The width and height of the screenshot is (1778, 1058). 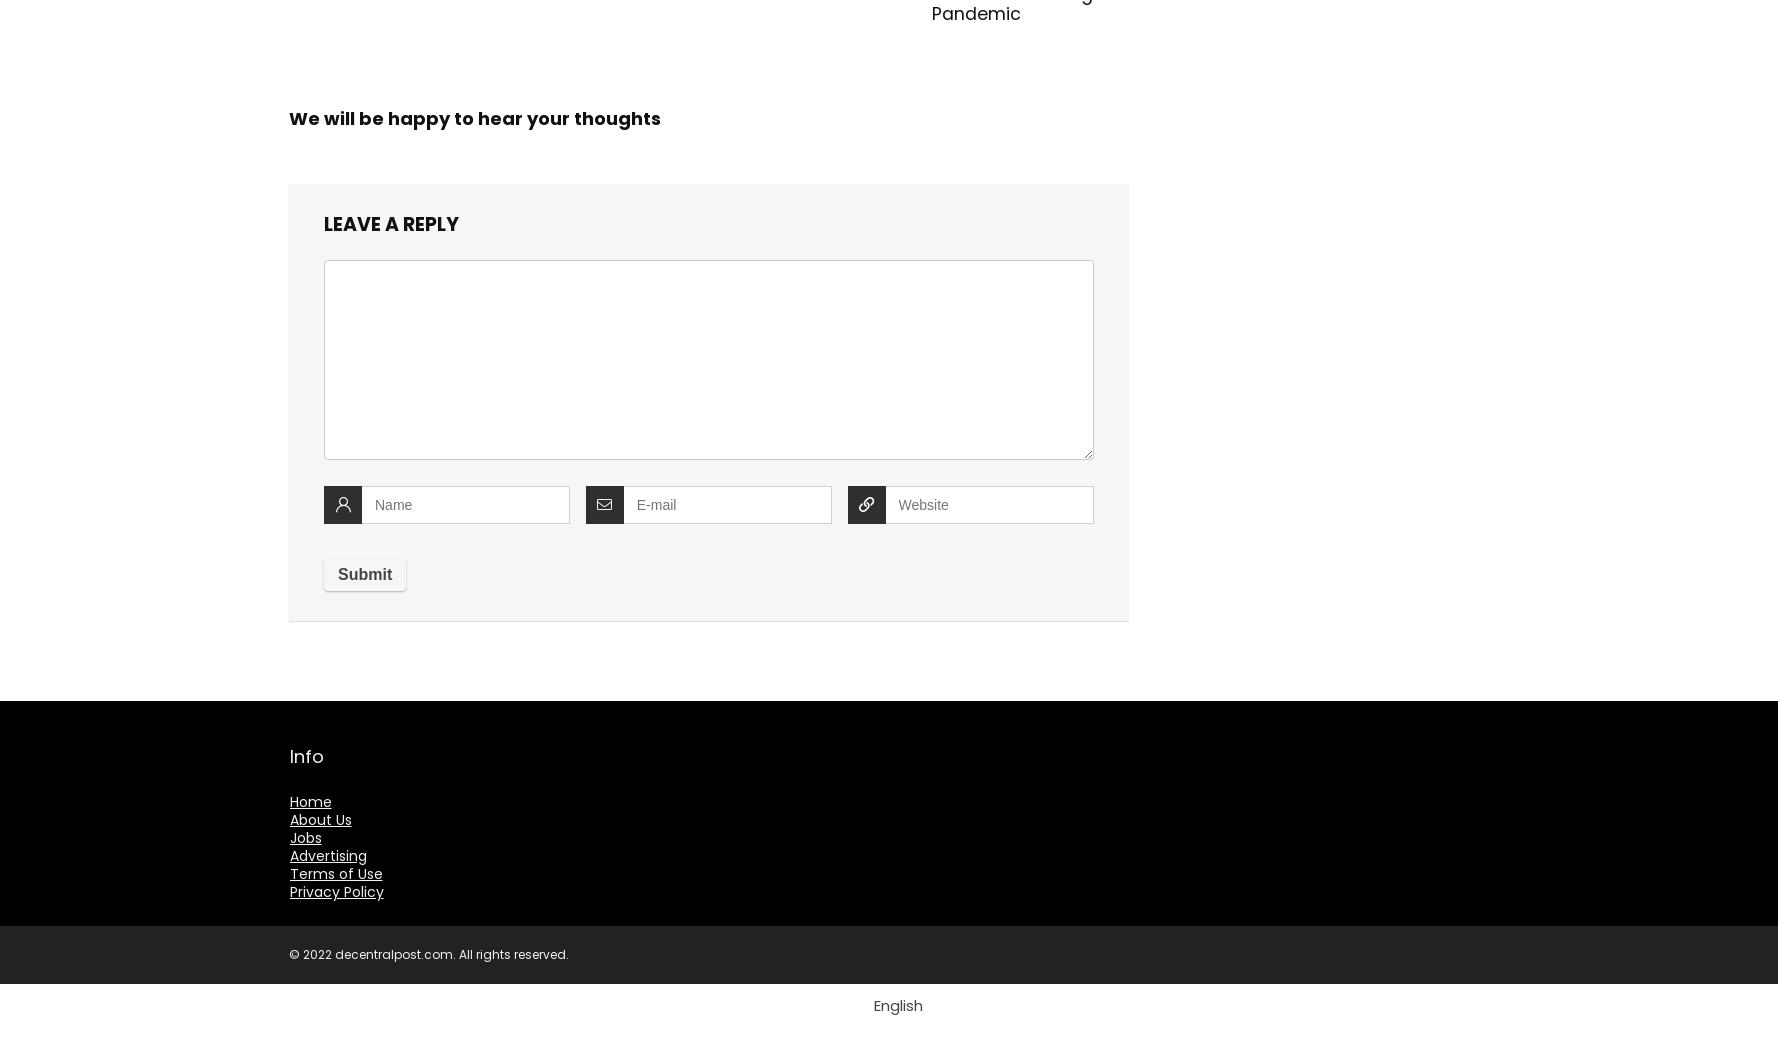 I want to click on 'Terms of Use', so click(x=334, y=873).